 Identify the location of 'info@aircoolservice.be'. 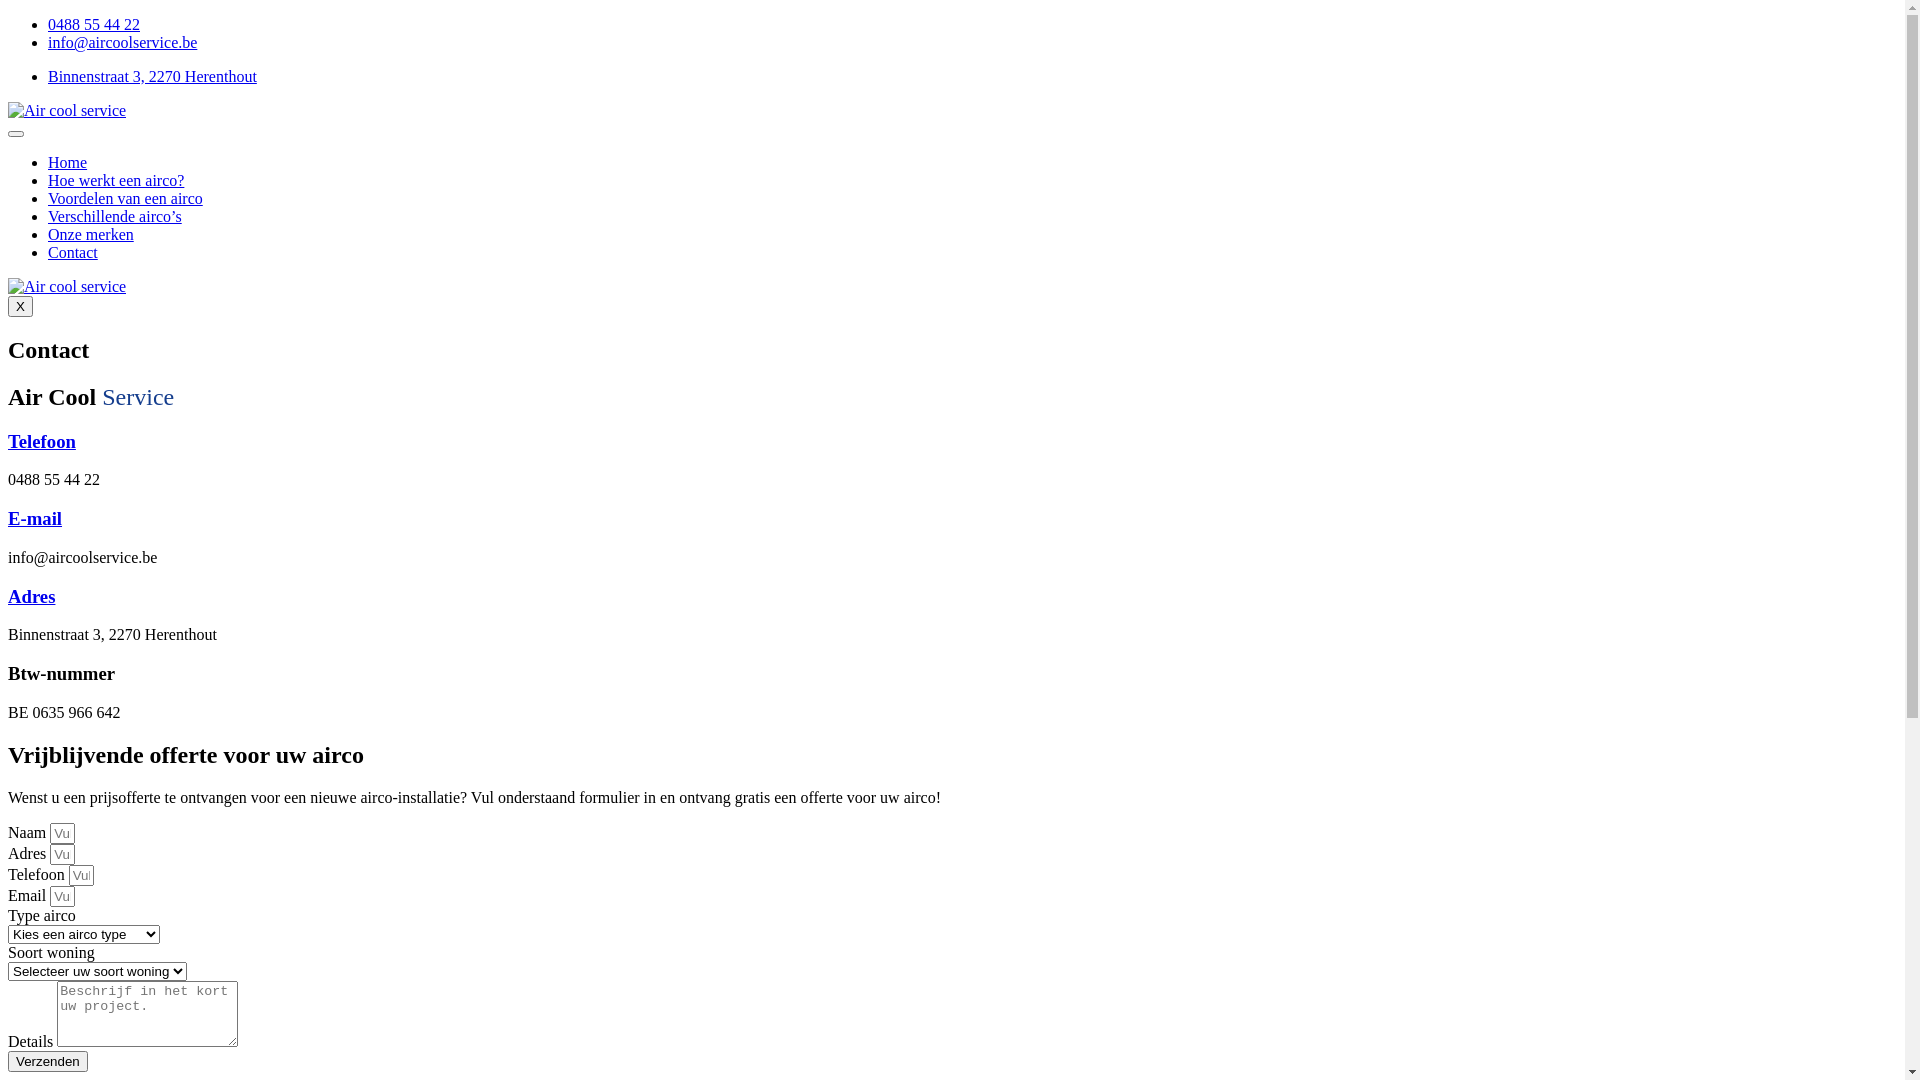
(121, 42).